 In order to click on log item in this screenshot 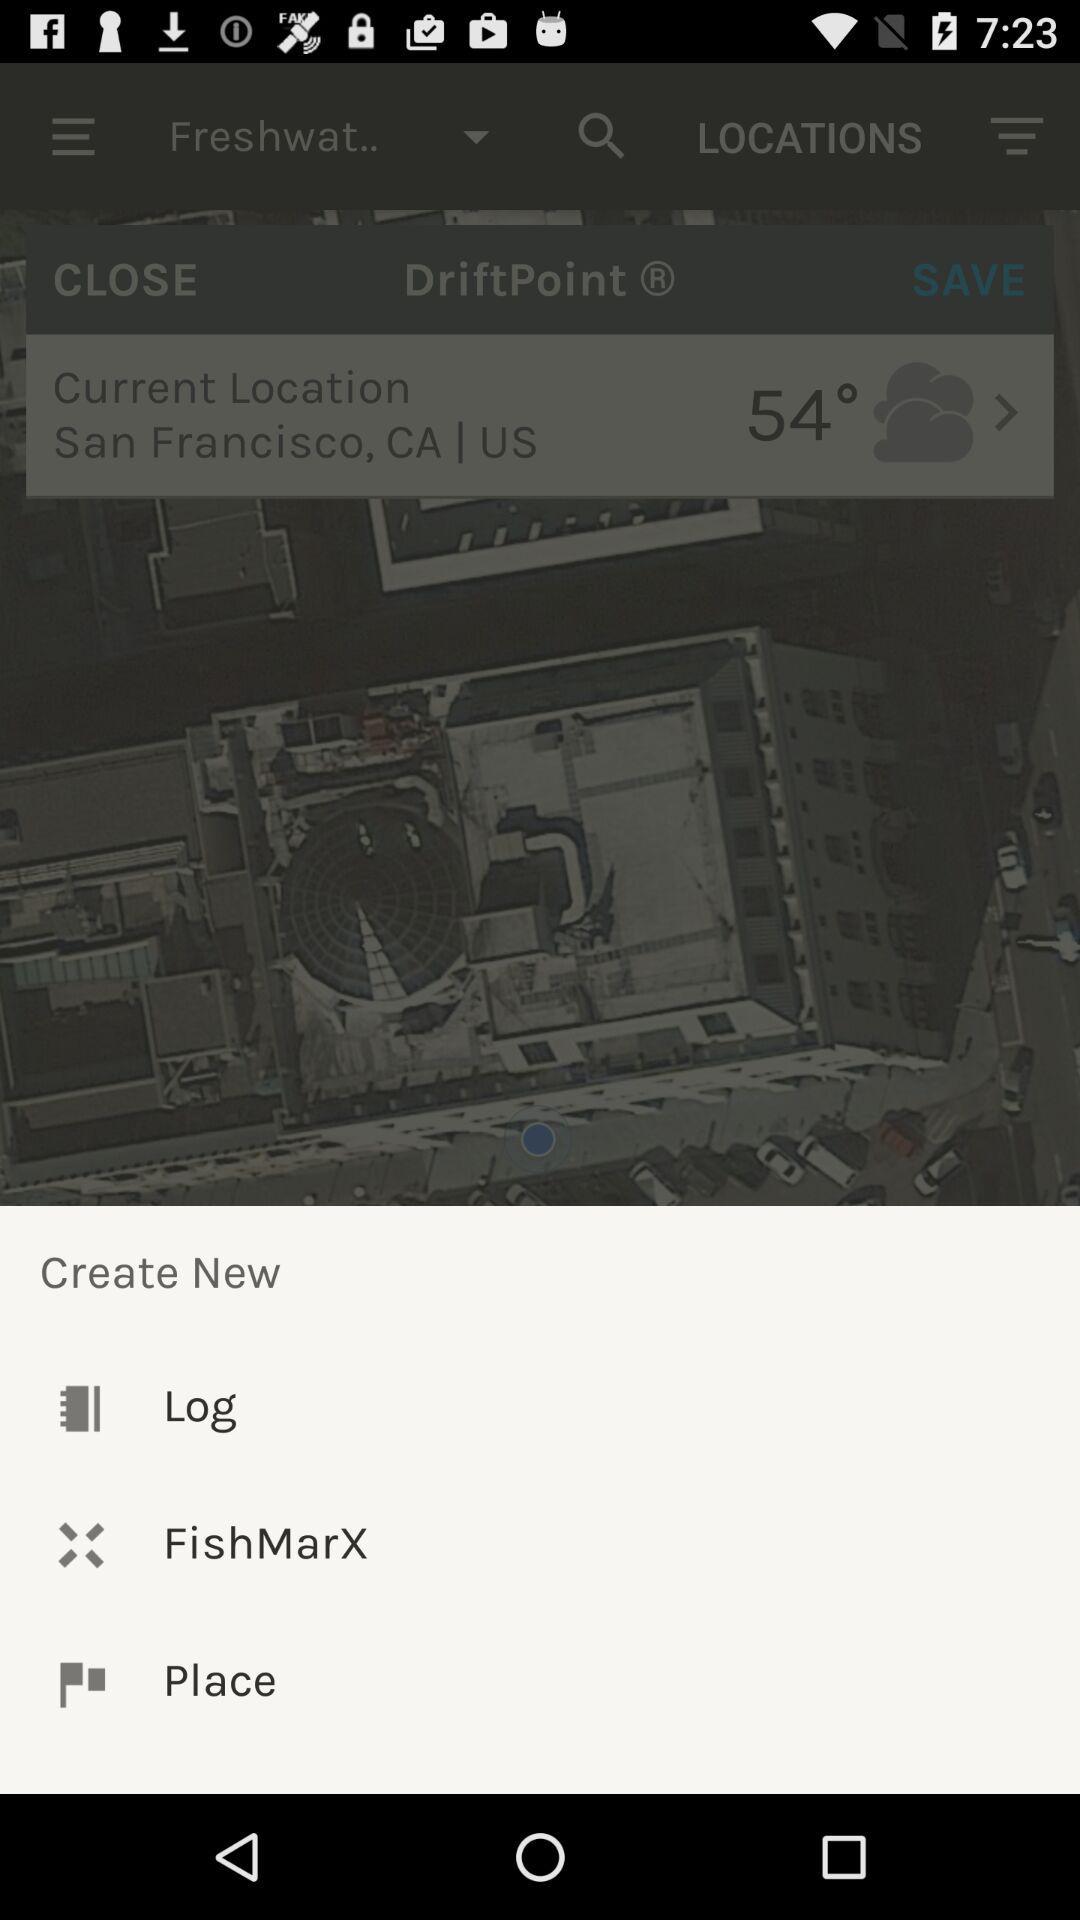, I will do `click(540, 1407)`.